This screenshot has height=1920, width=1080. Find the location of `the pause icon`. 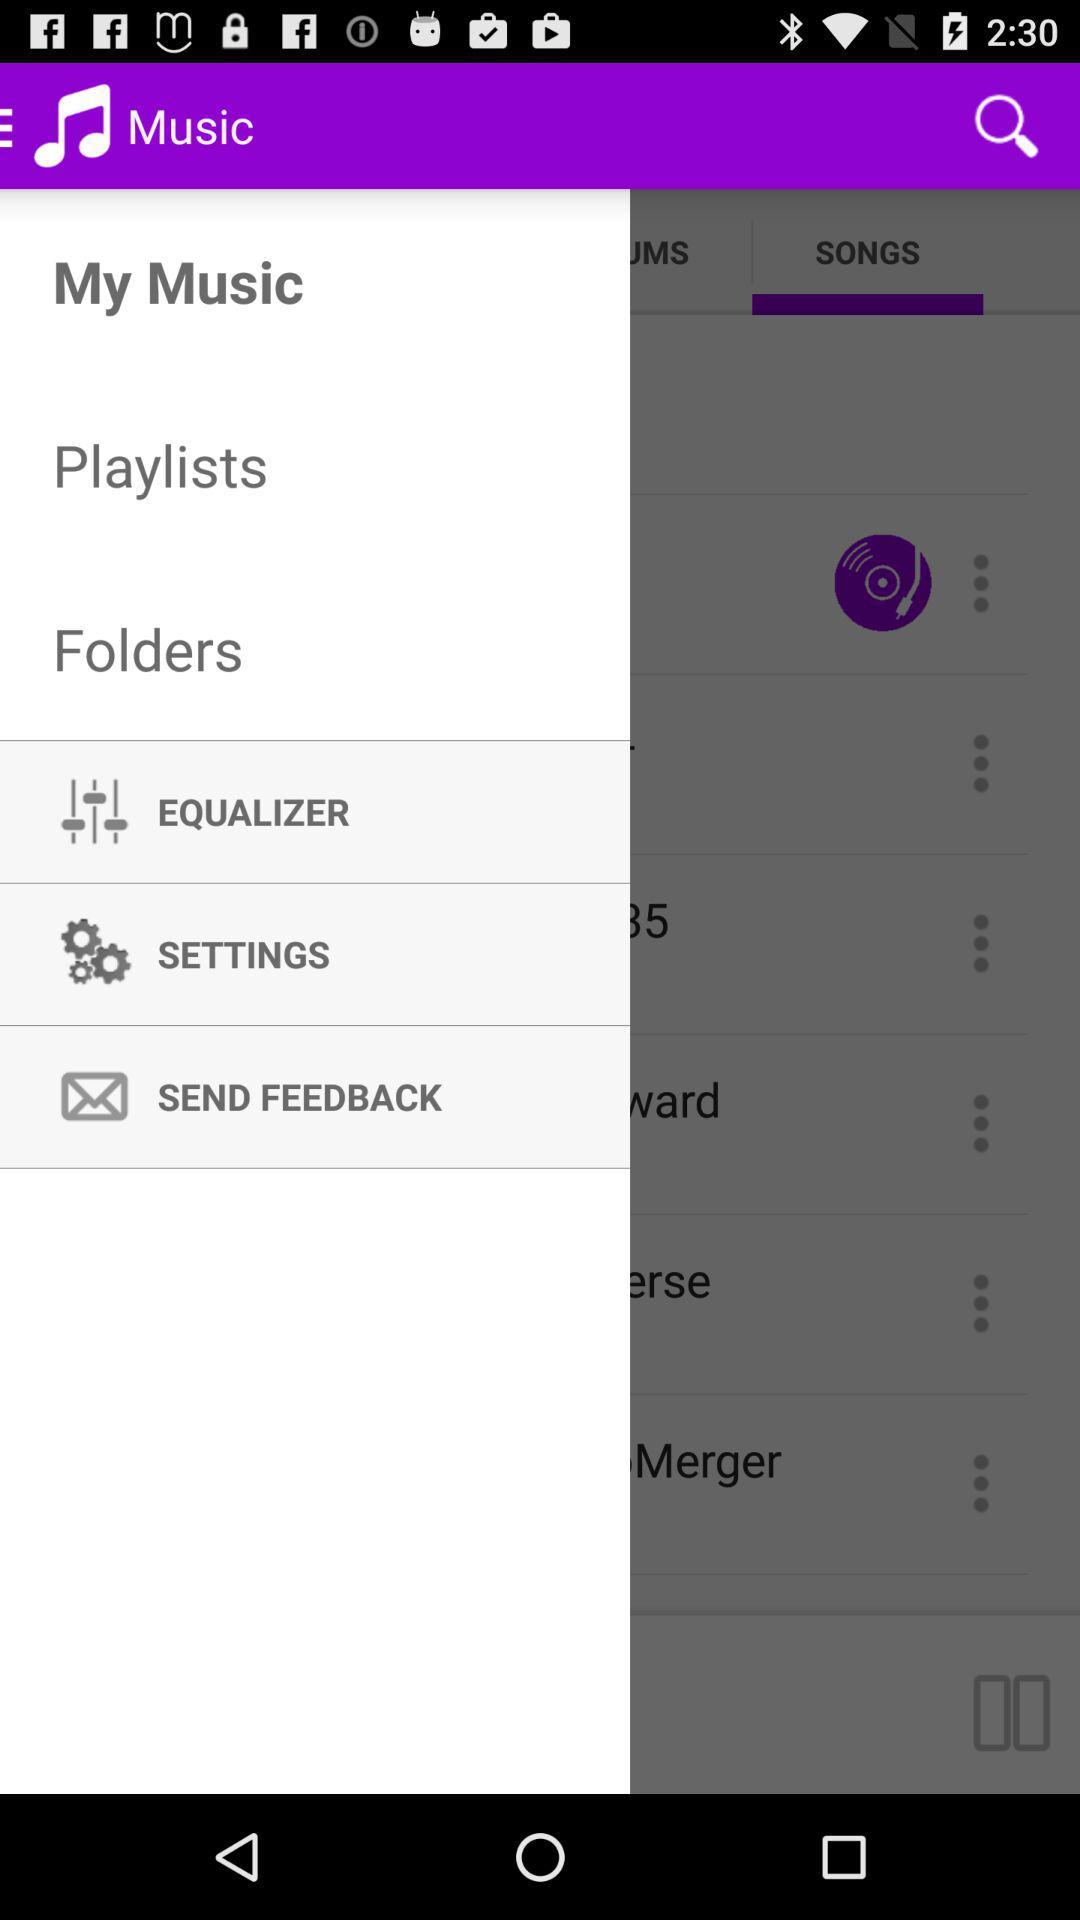

the pause icon is located at coordinates (1011, 1833).